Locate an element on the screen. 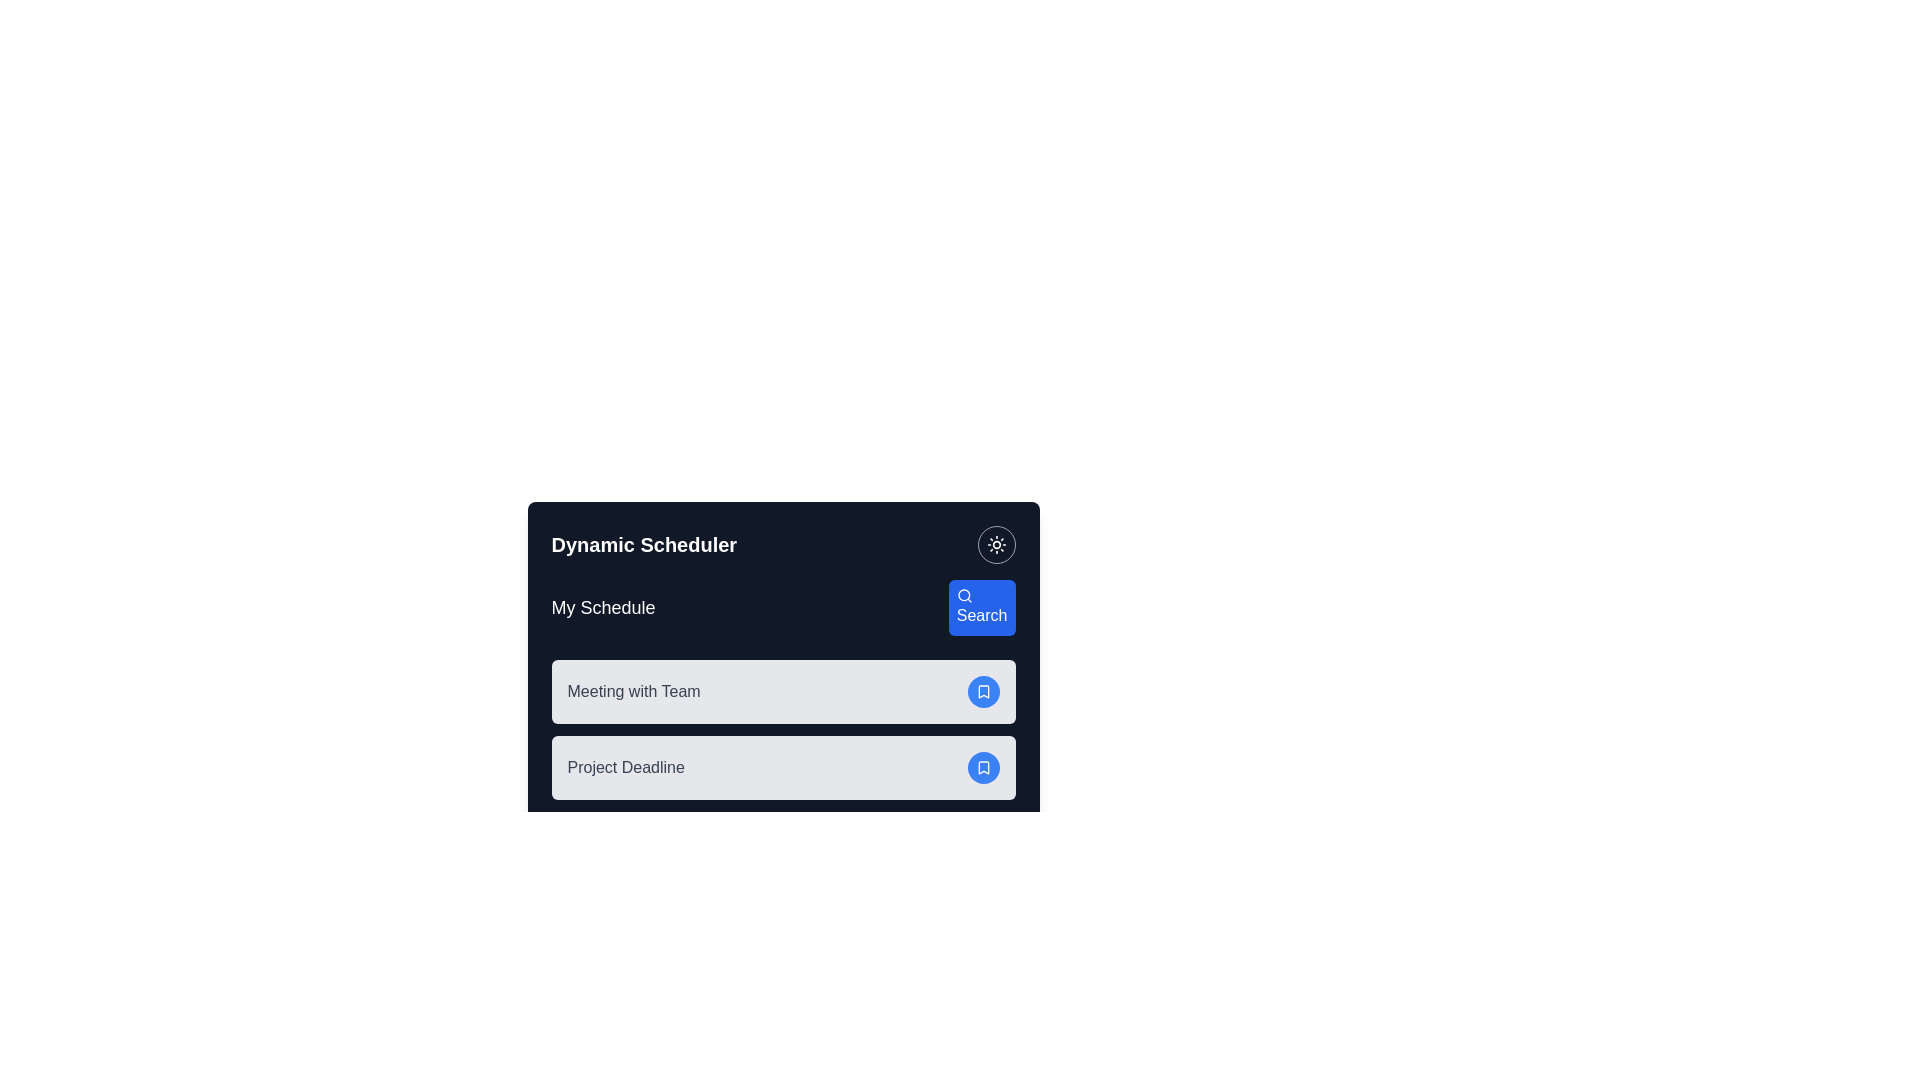  the text label indicating the scheduled event 'Meeting with Team' is located at coordinates (632, 690).